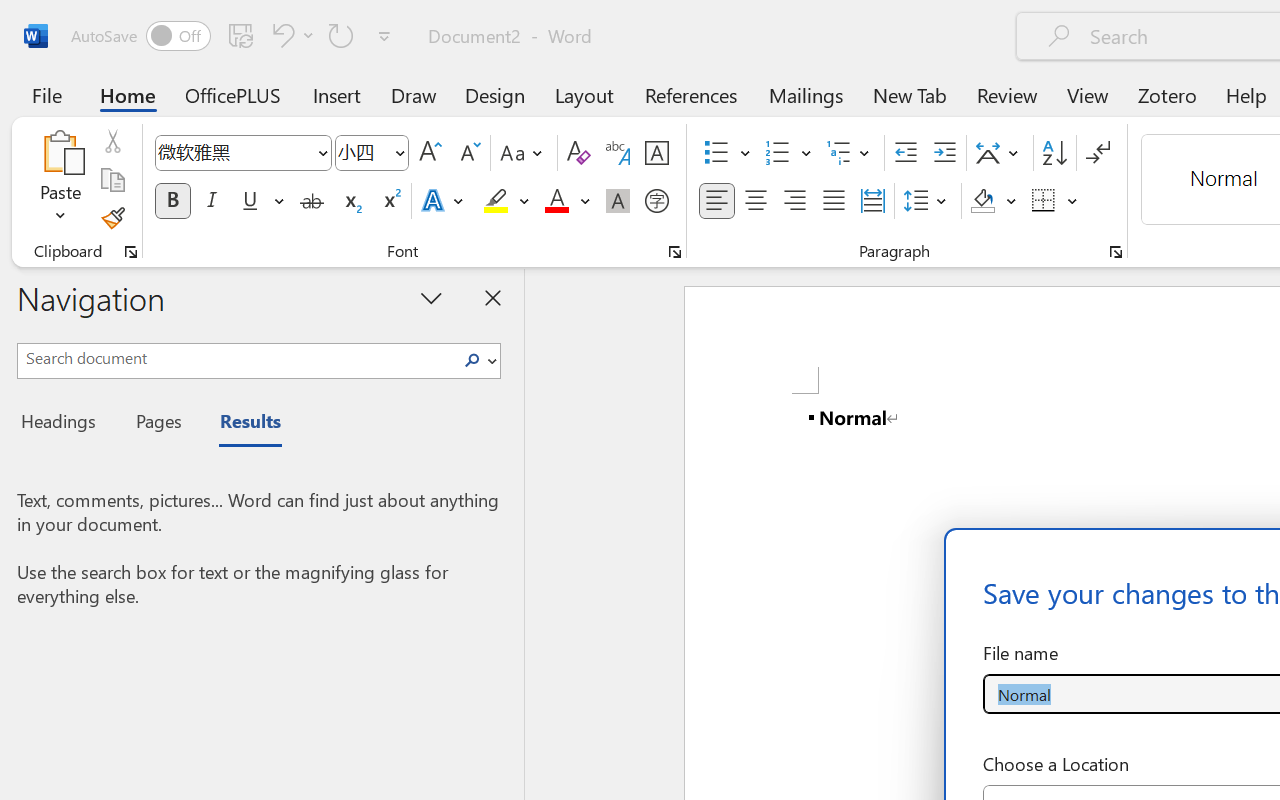 Image resolution: width=1280 pixels, height=800 pixels. Describe the element at coordinates (350, 201) in the screenshot. I see `'Subscript'` at that location.